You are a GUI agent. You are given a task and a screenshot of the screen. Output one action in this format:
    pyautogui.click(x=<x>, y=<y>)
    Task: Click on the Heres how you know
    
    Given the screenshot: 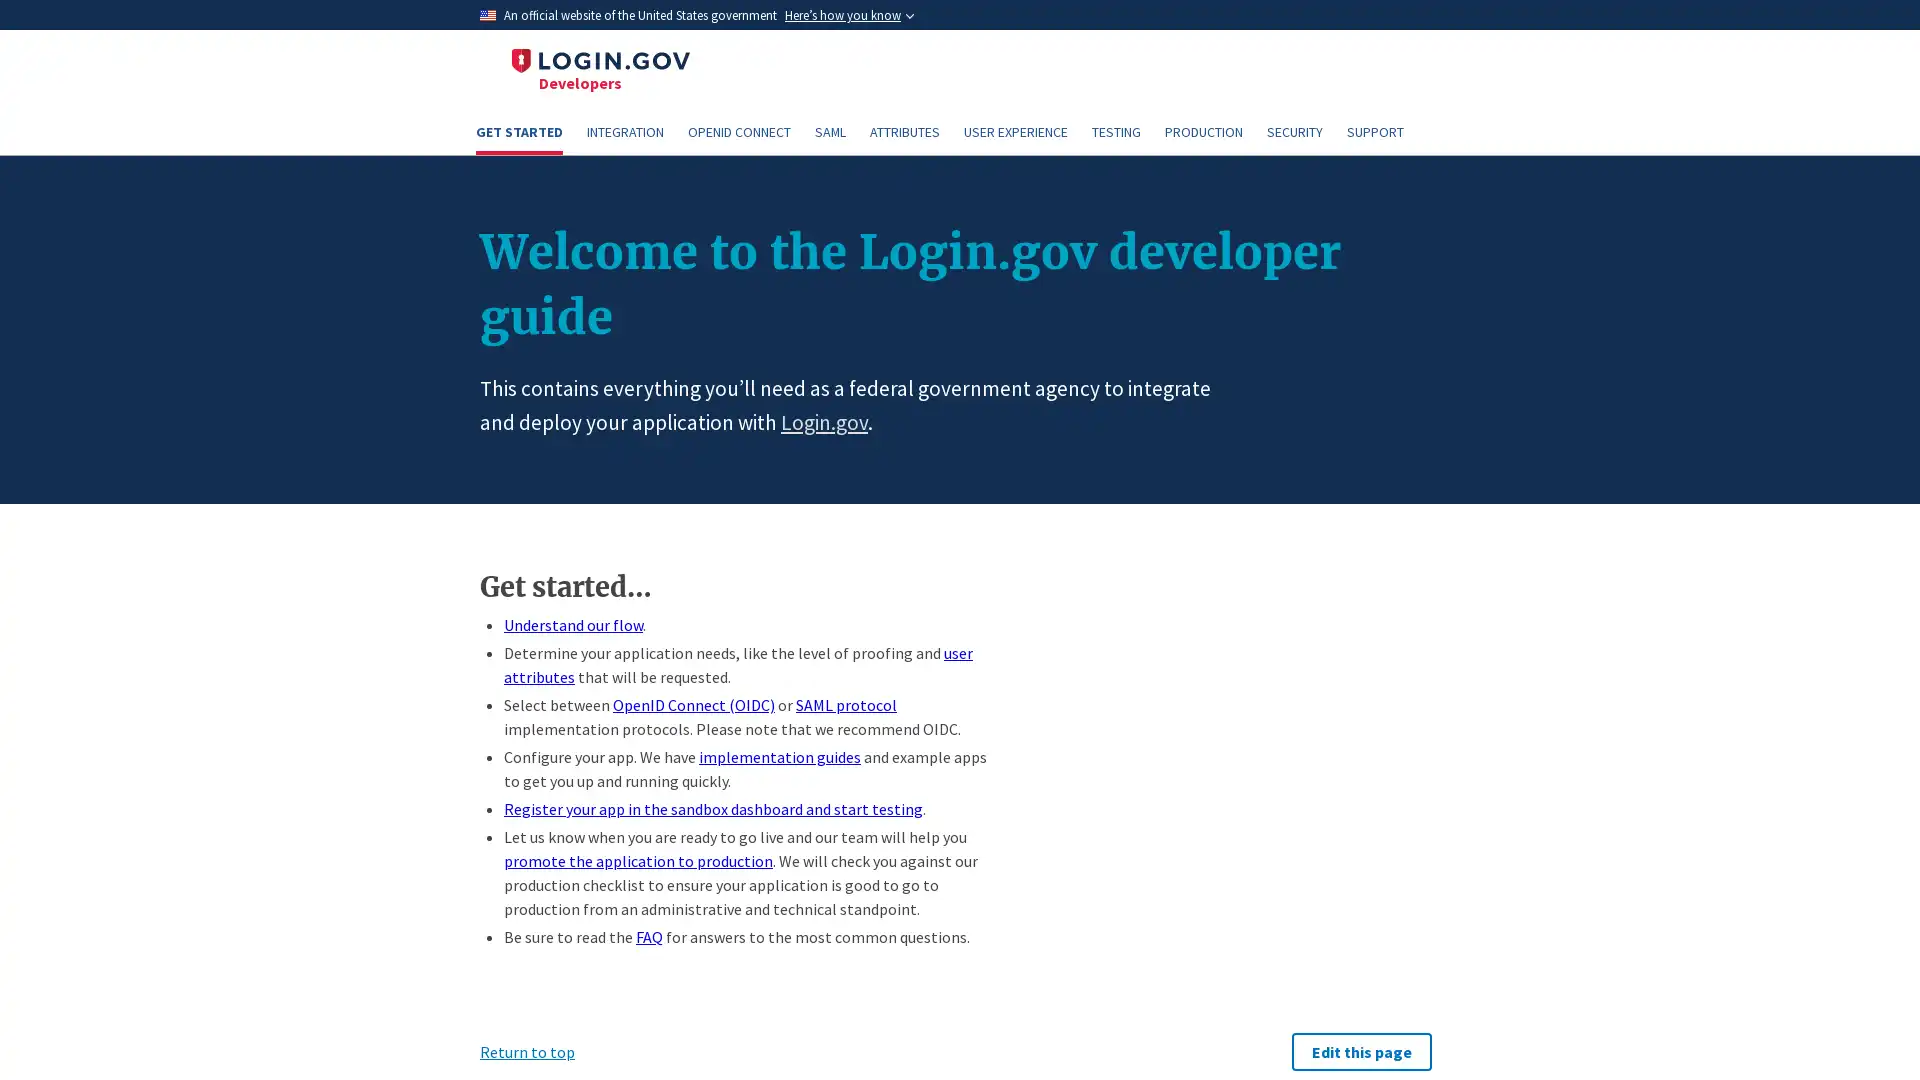 What is the action you would take?
    pyautogui.click(x=849, y=15)
    